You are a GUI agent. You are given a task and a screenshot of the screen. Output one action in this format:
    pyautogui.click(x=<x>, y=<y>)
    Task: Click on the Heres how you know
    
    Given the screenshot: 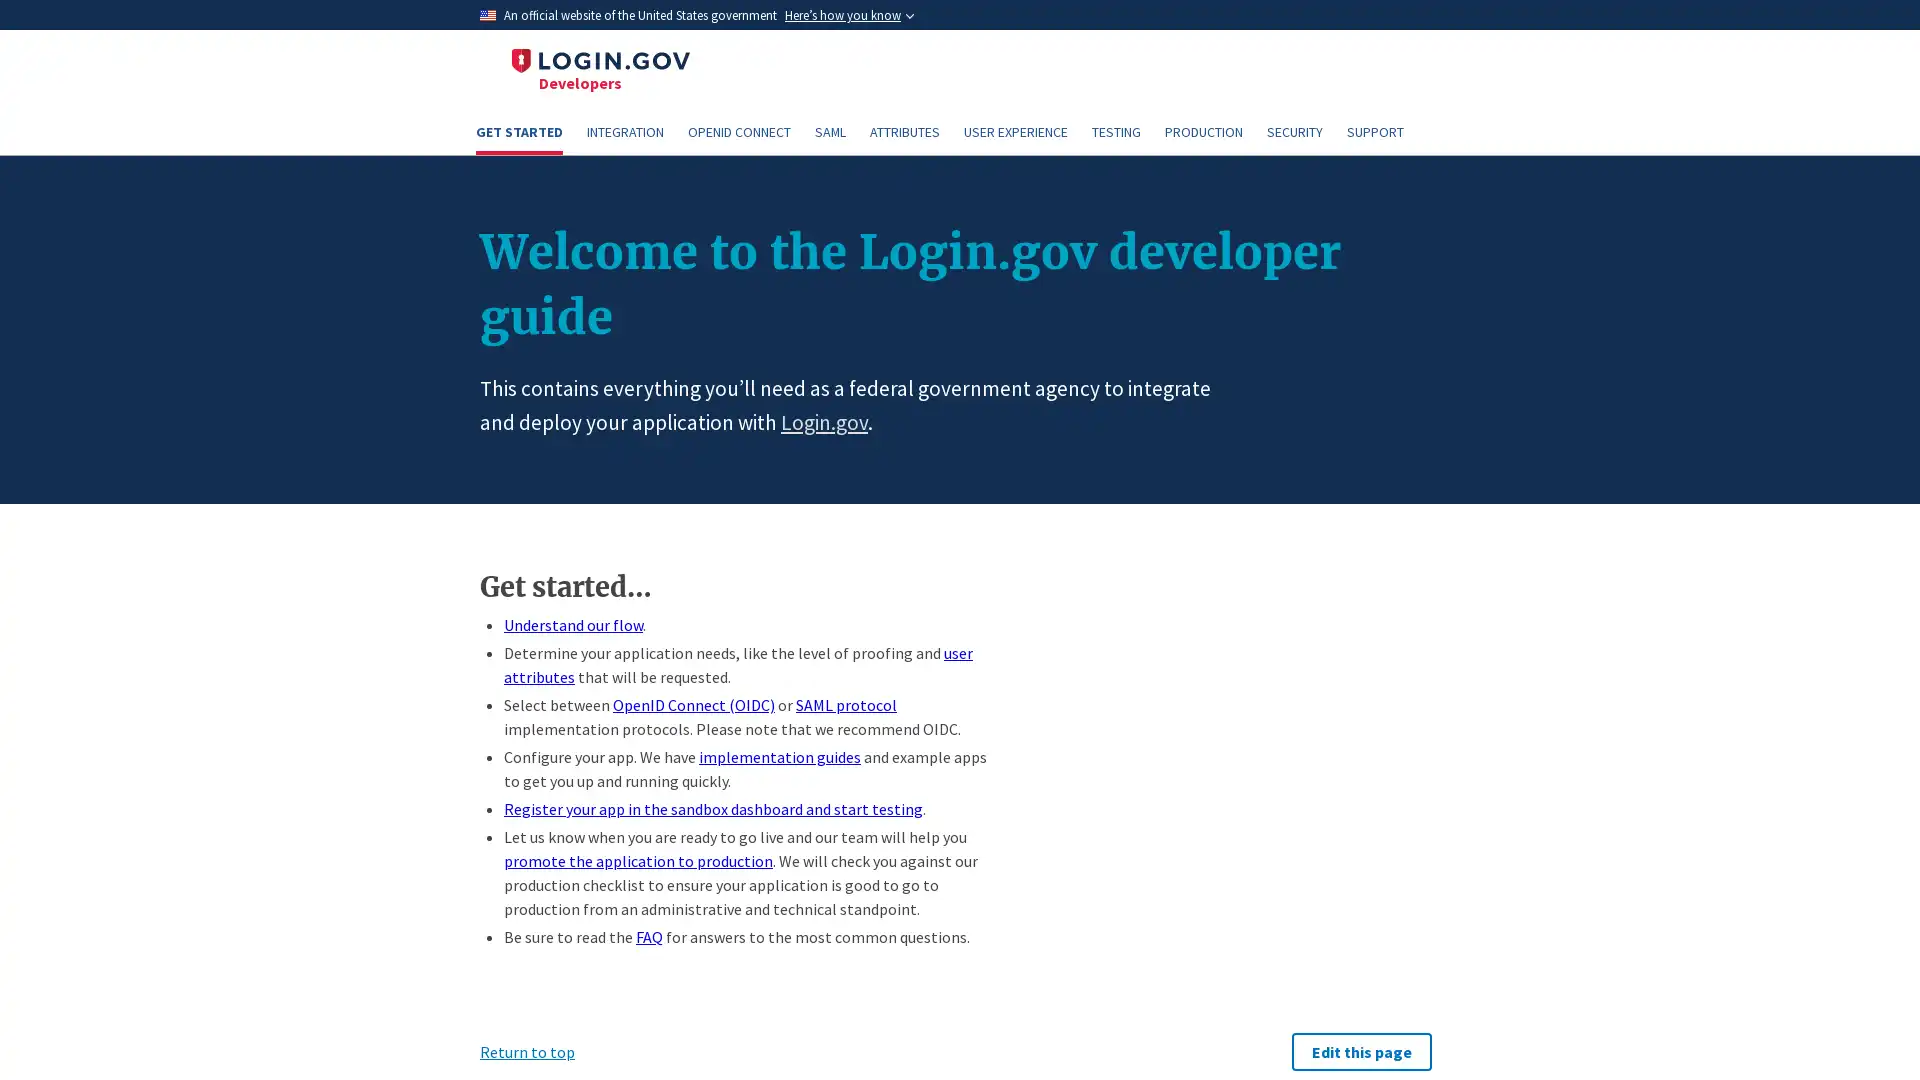 What is the action you would take?
    pyautogui.click(x=849, y=15)
    